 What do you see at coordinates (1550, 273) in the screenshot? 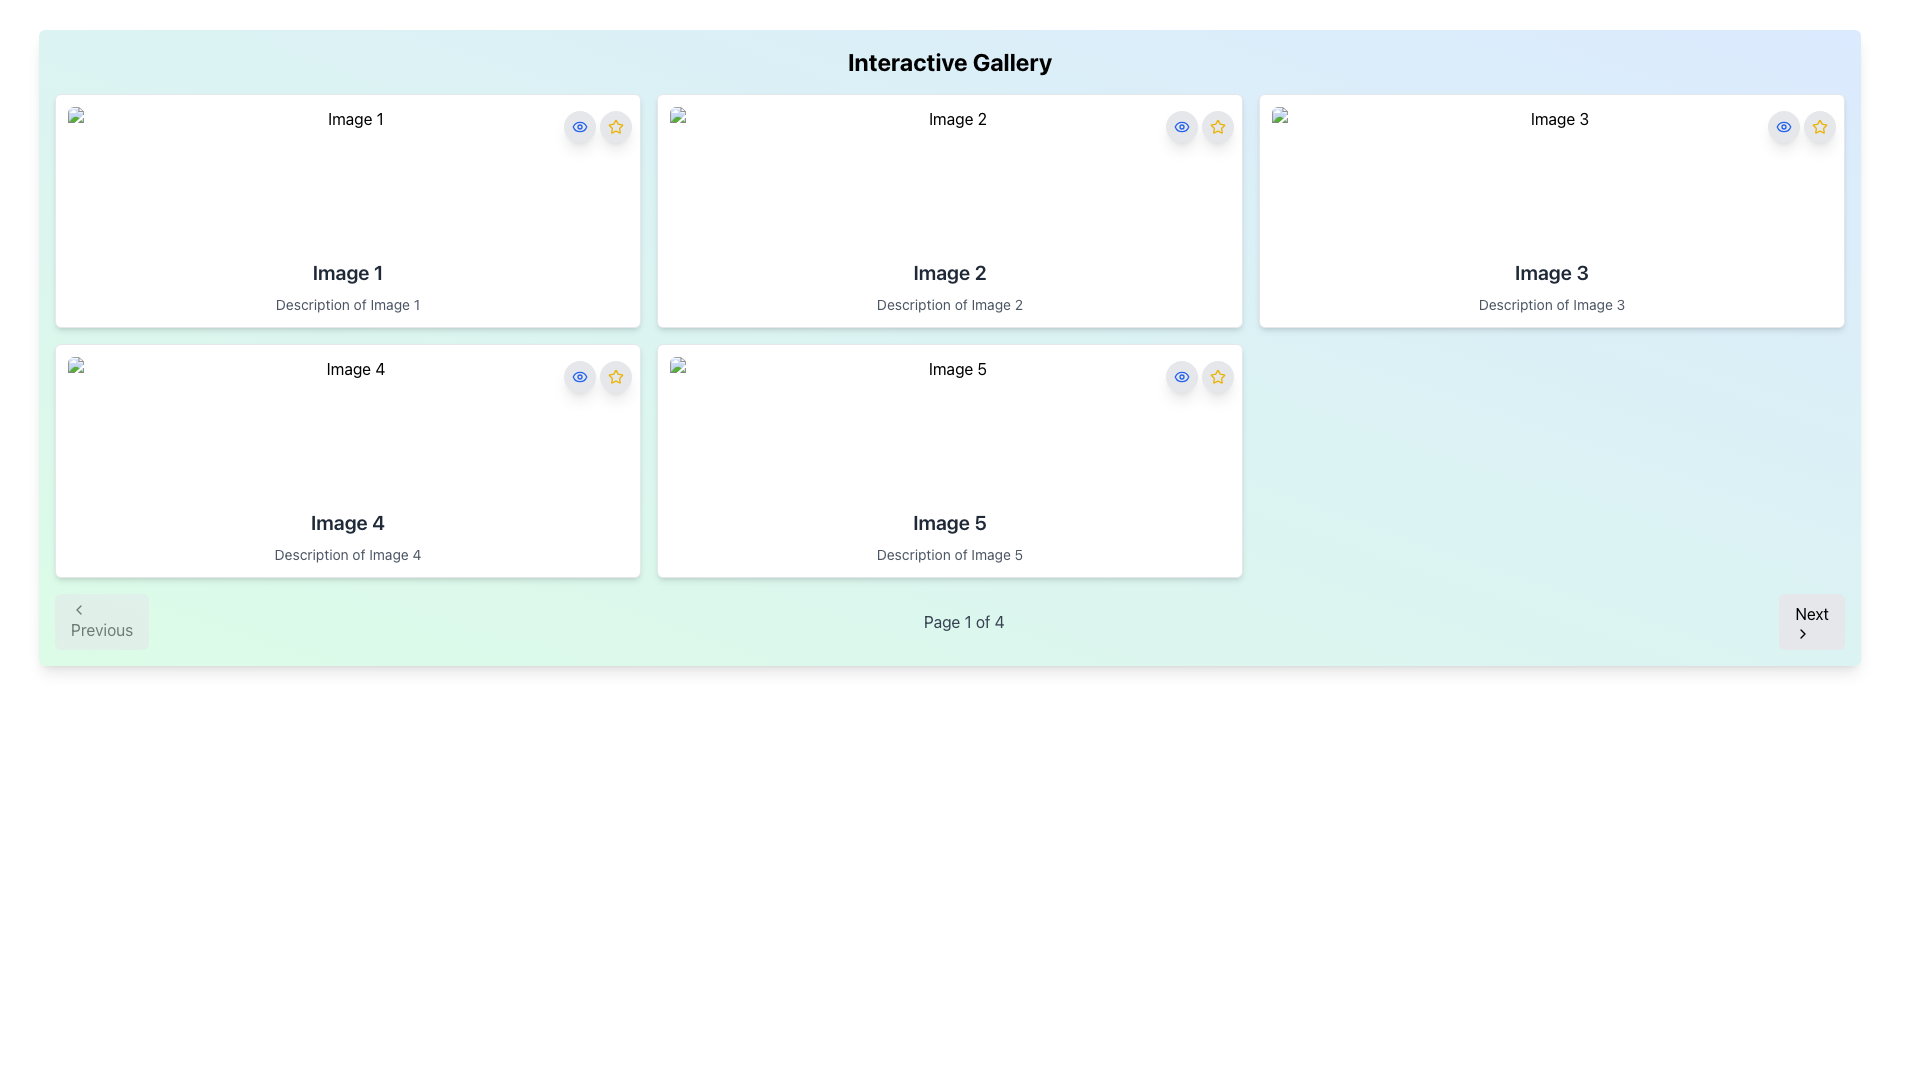
I see `text element labeled 'Image 3', which serves as a title for the associated card content located in the top row, third column of the grid layout` at bounding box center [1550, 273].